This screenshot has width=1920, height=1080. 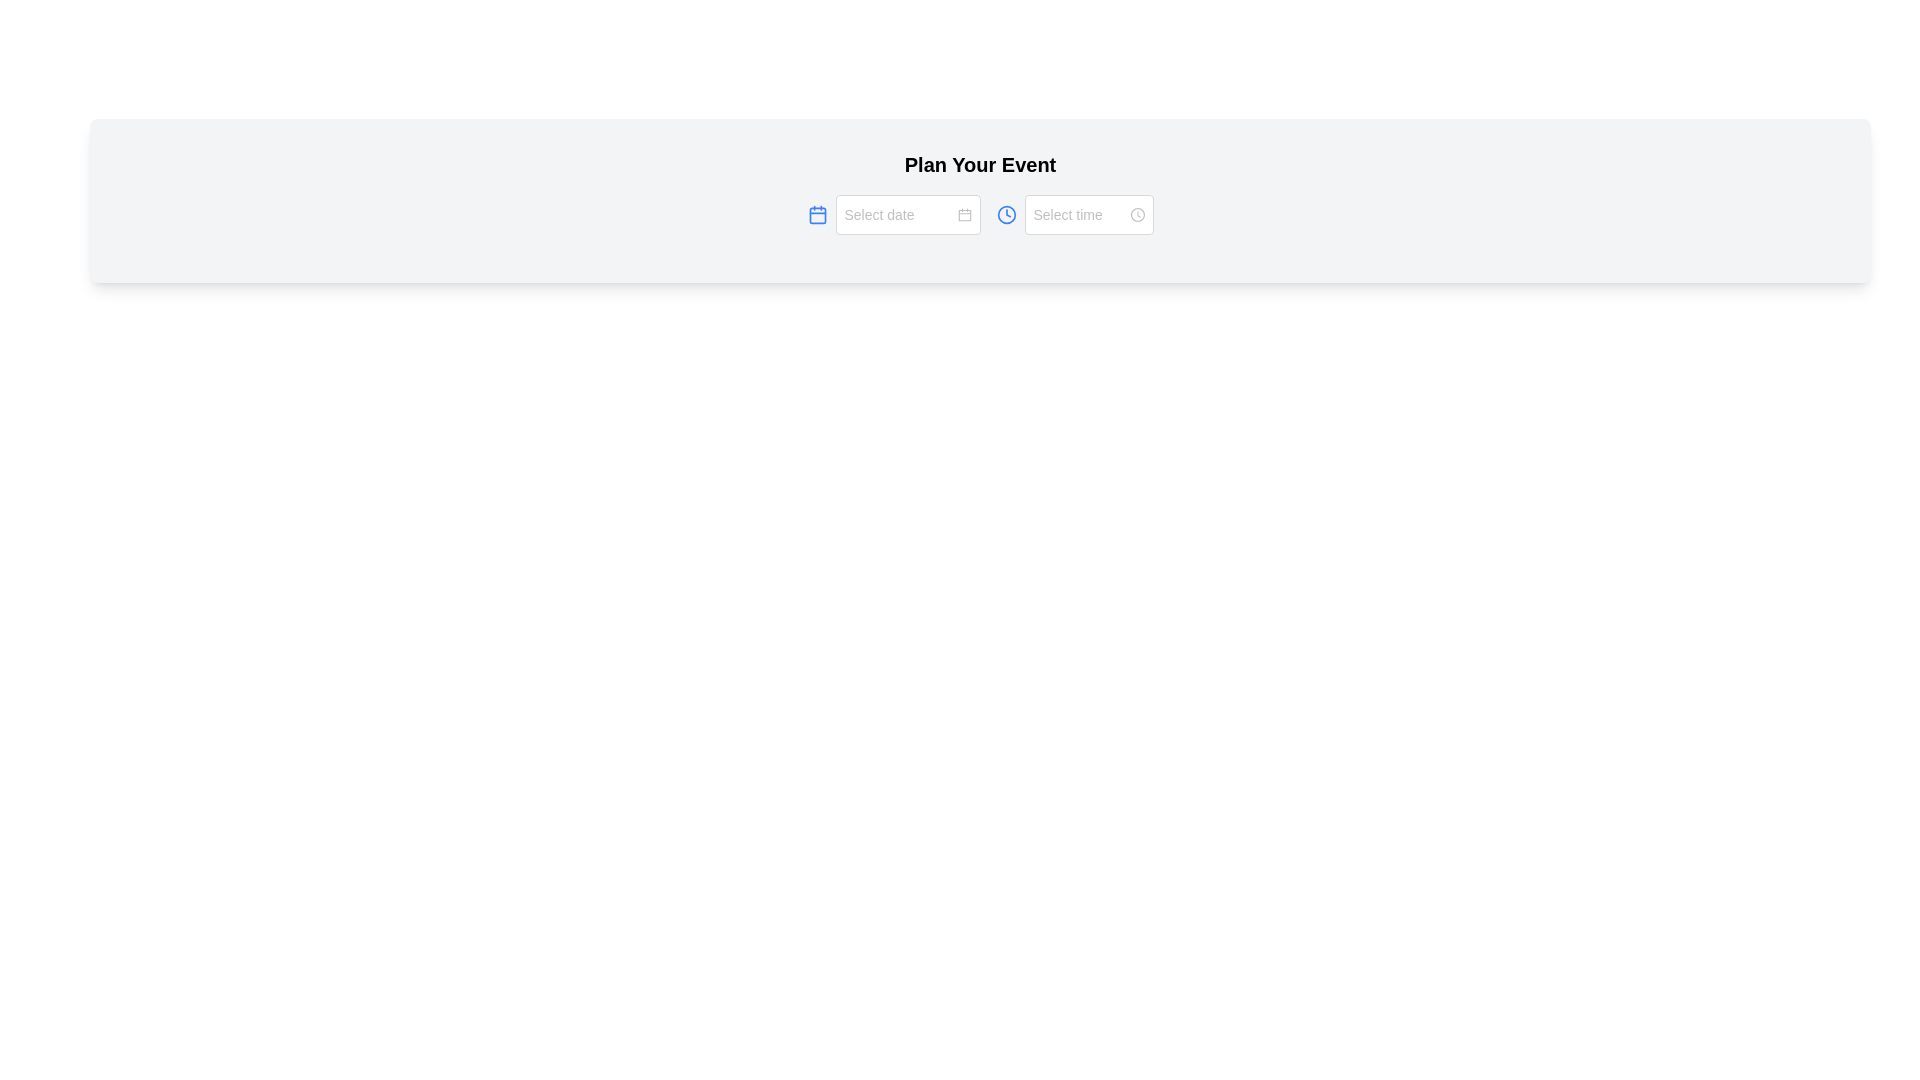 I want to click on the Date picker input field located beneath the heading 'Plan Your Event' to focus and open the date picker, so click(x=906, y=215).